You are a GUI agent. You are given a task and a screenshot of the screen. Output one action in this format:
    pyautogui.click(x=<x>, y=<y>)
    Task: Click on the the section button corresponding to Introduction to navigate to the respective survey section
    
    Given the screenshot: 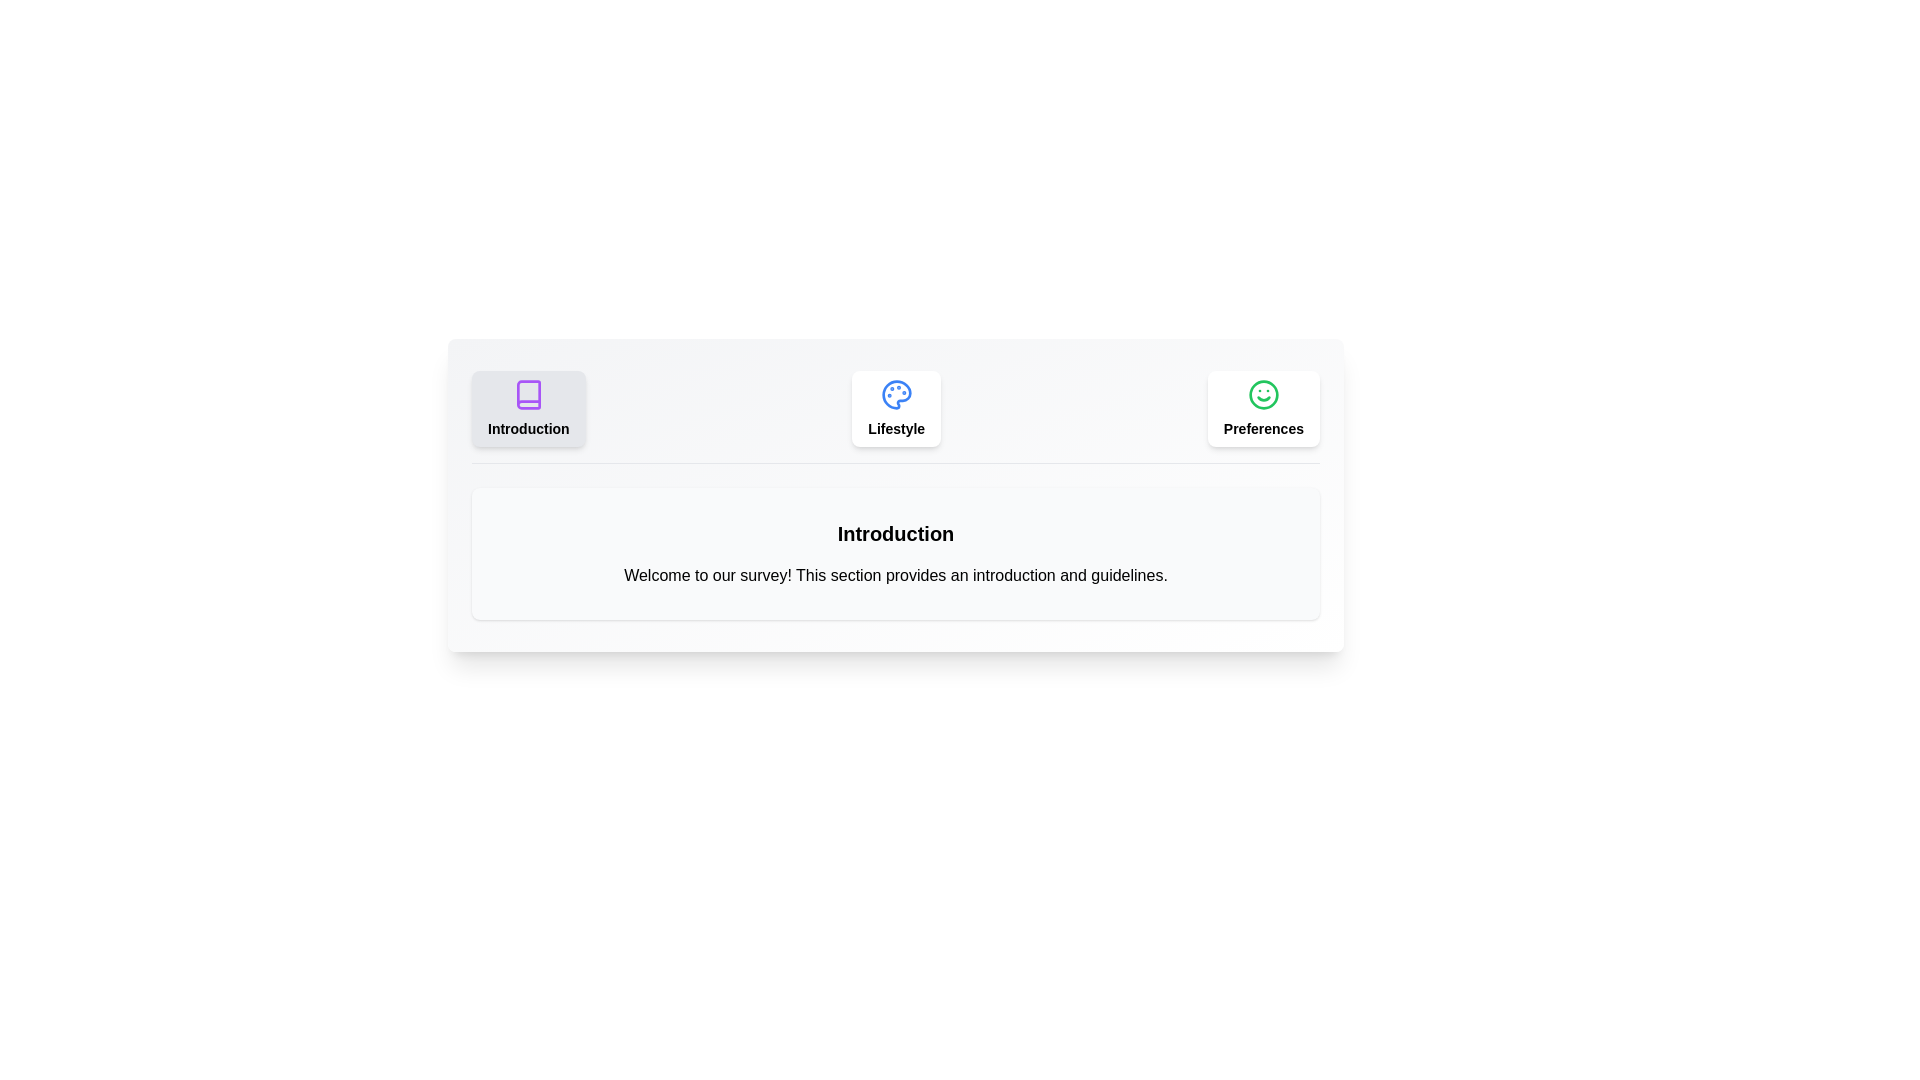 What is the action you would take?
    pyautogui.click(x=528, y=407)
    